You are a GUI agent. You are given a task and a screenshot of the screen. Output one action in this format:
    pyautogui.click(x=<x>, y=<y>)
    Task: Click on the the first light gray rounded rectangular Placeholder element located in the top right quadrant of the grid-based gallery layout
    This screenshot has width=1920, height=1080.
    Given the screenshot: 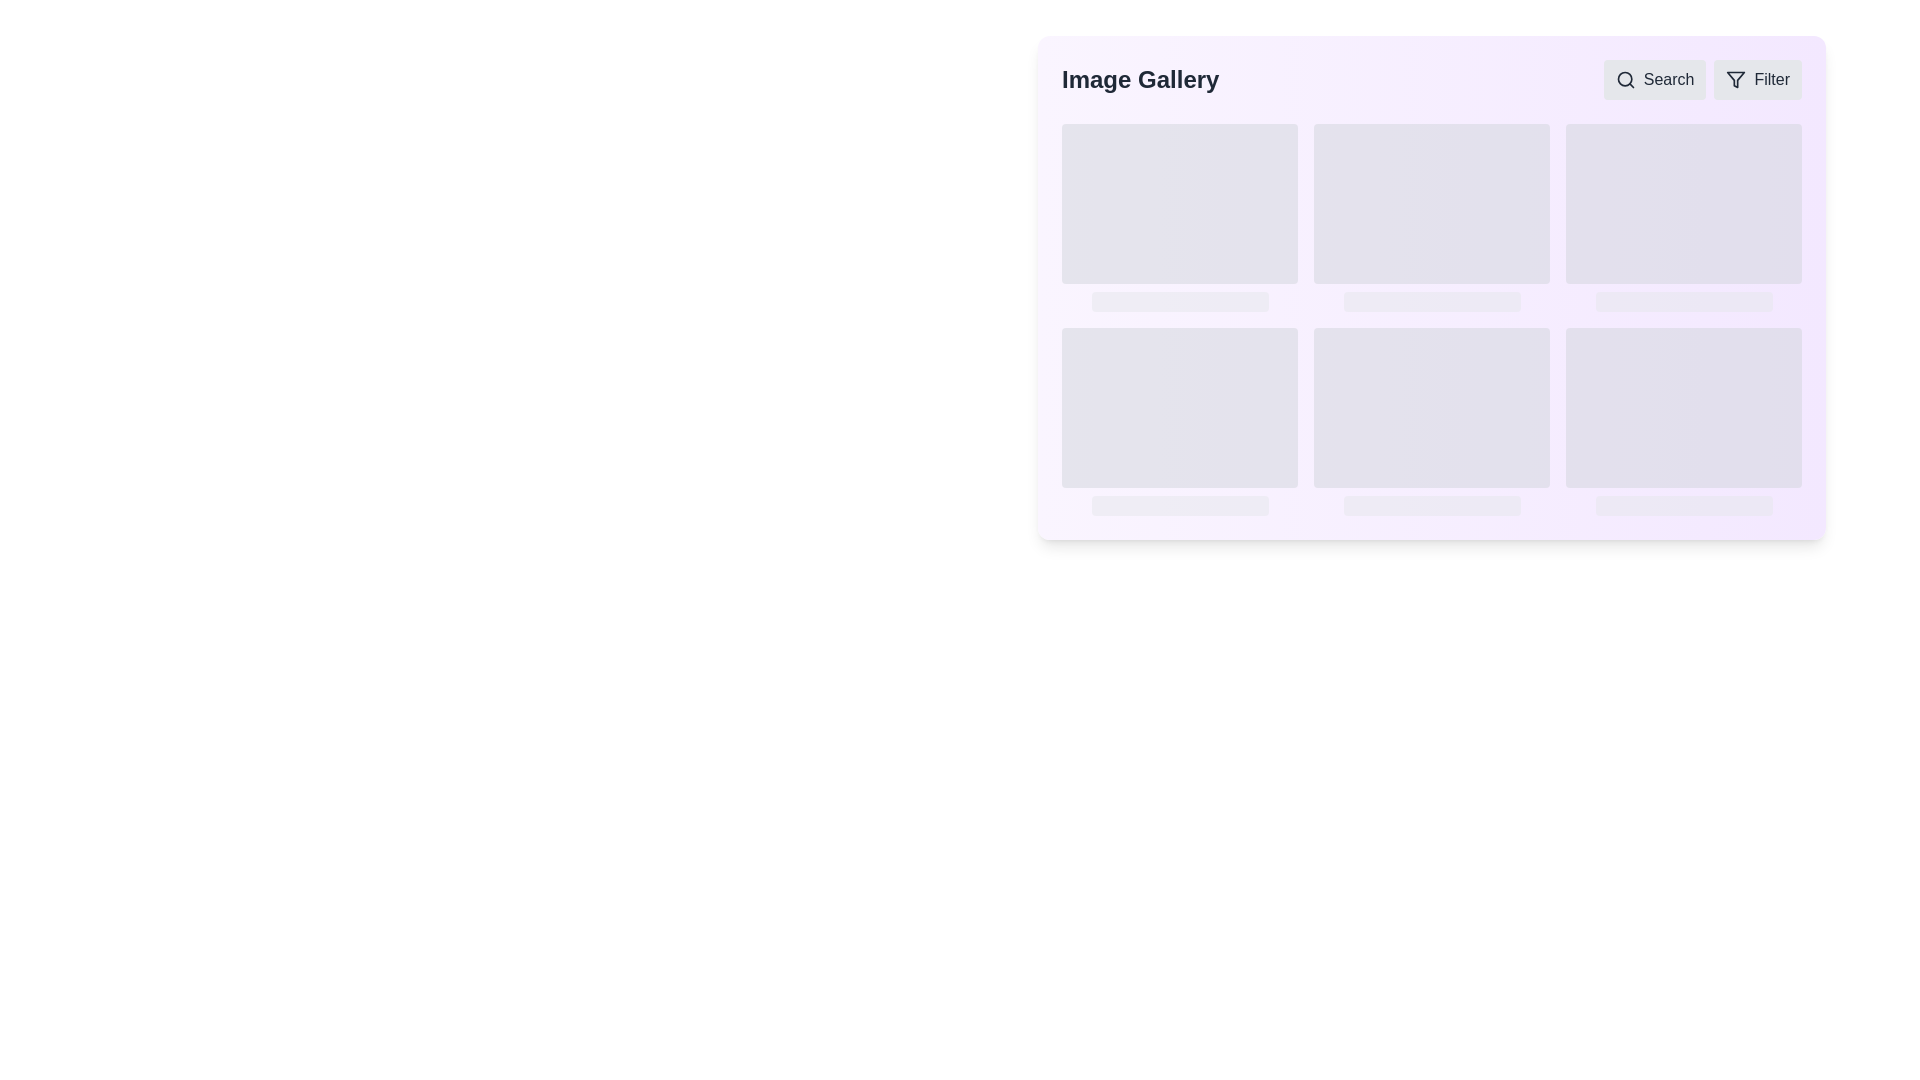 What is the action you would take?
    pyautogui.click(x=1683, y=204)
    